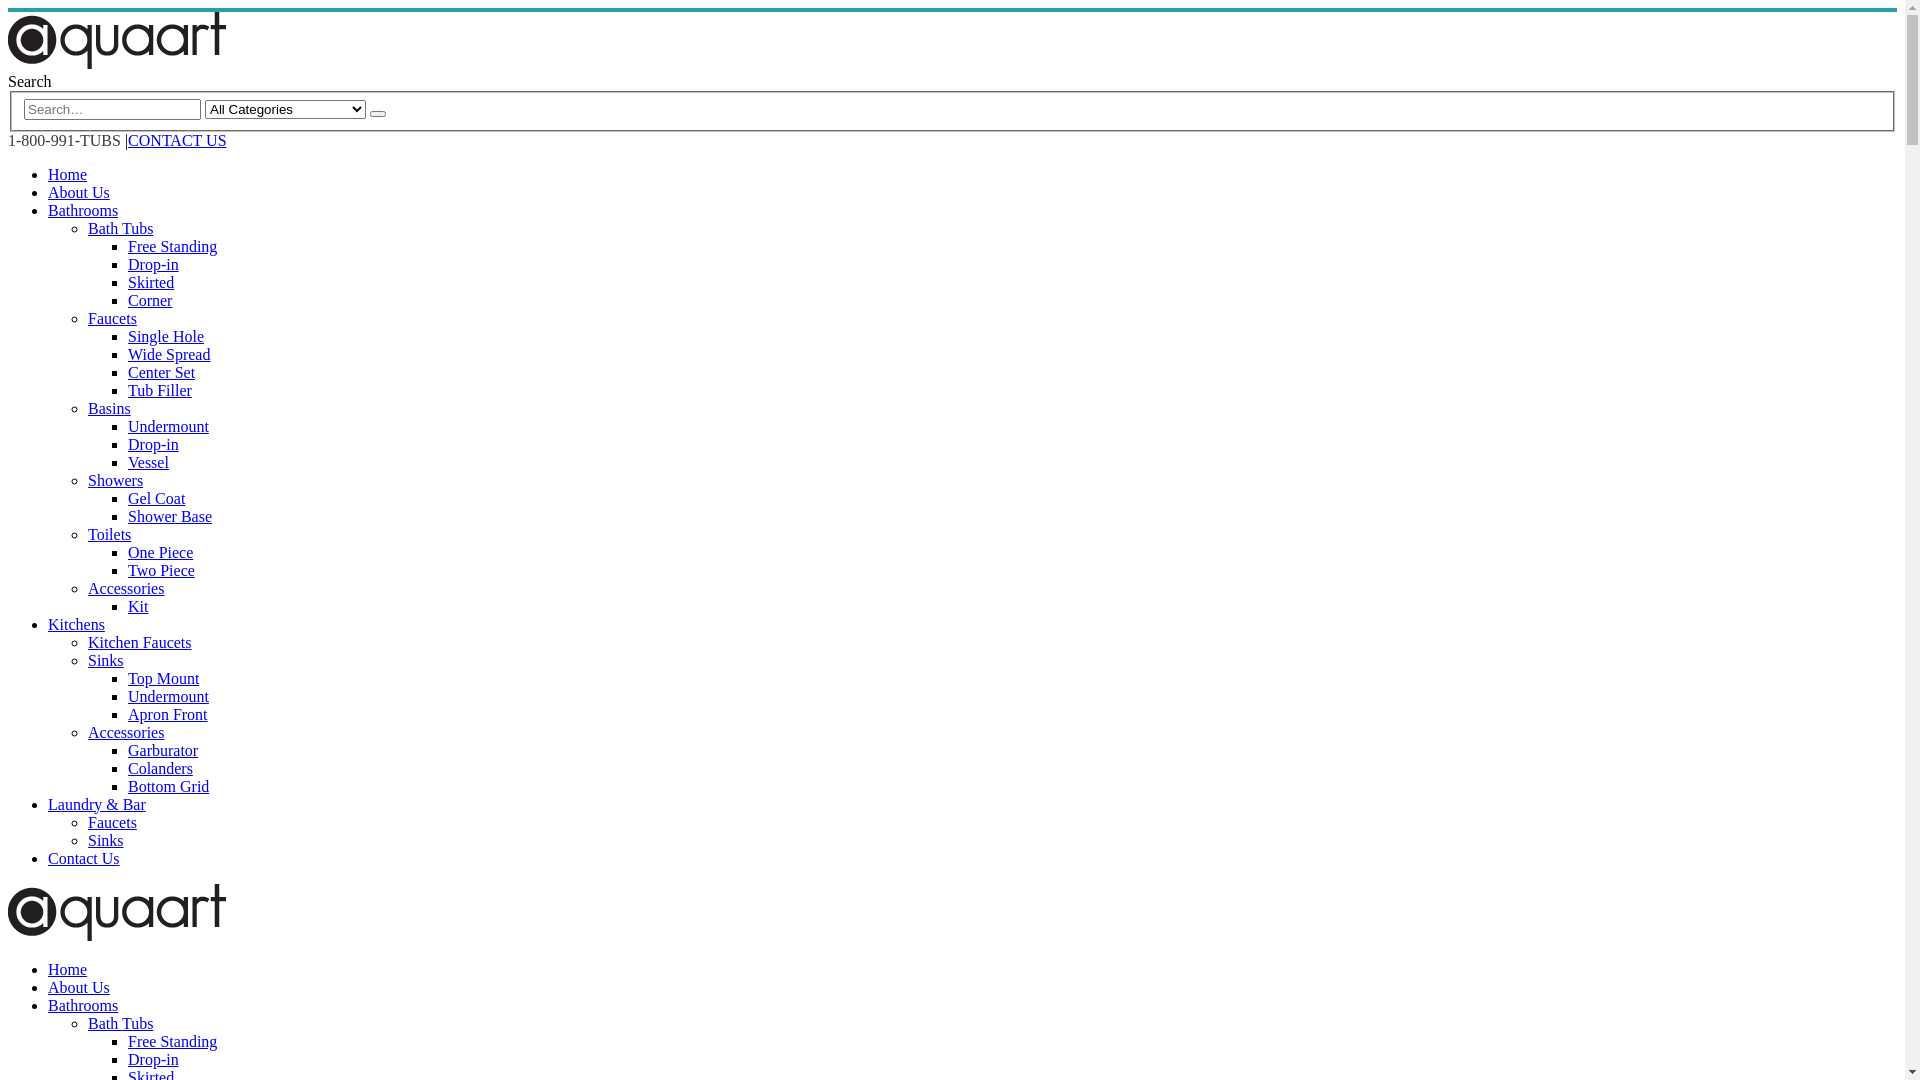 The width and height of the screenshot is (1920, 1080). Describe the element at coordinates (161, 570) in the screenshot. I see `'Two Piece'` at that location.